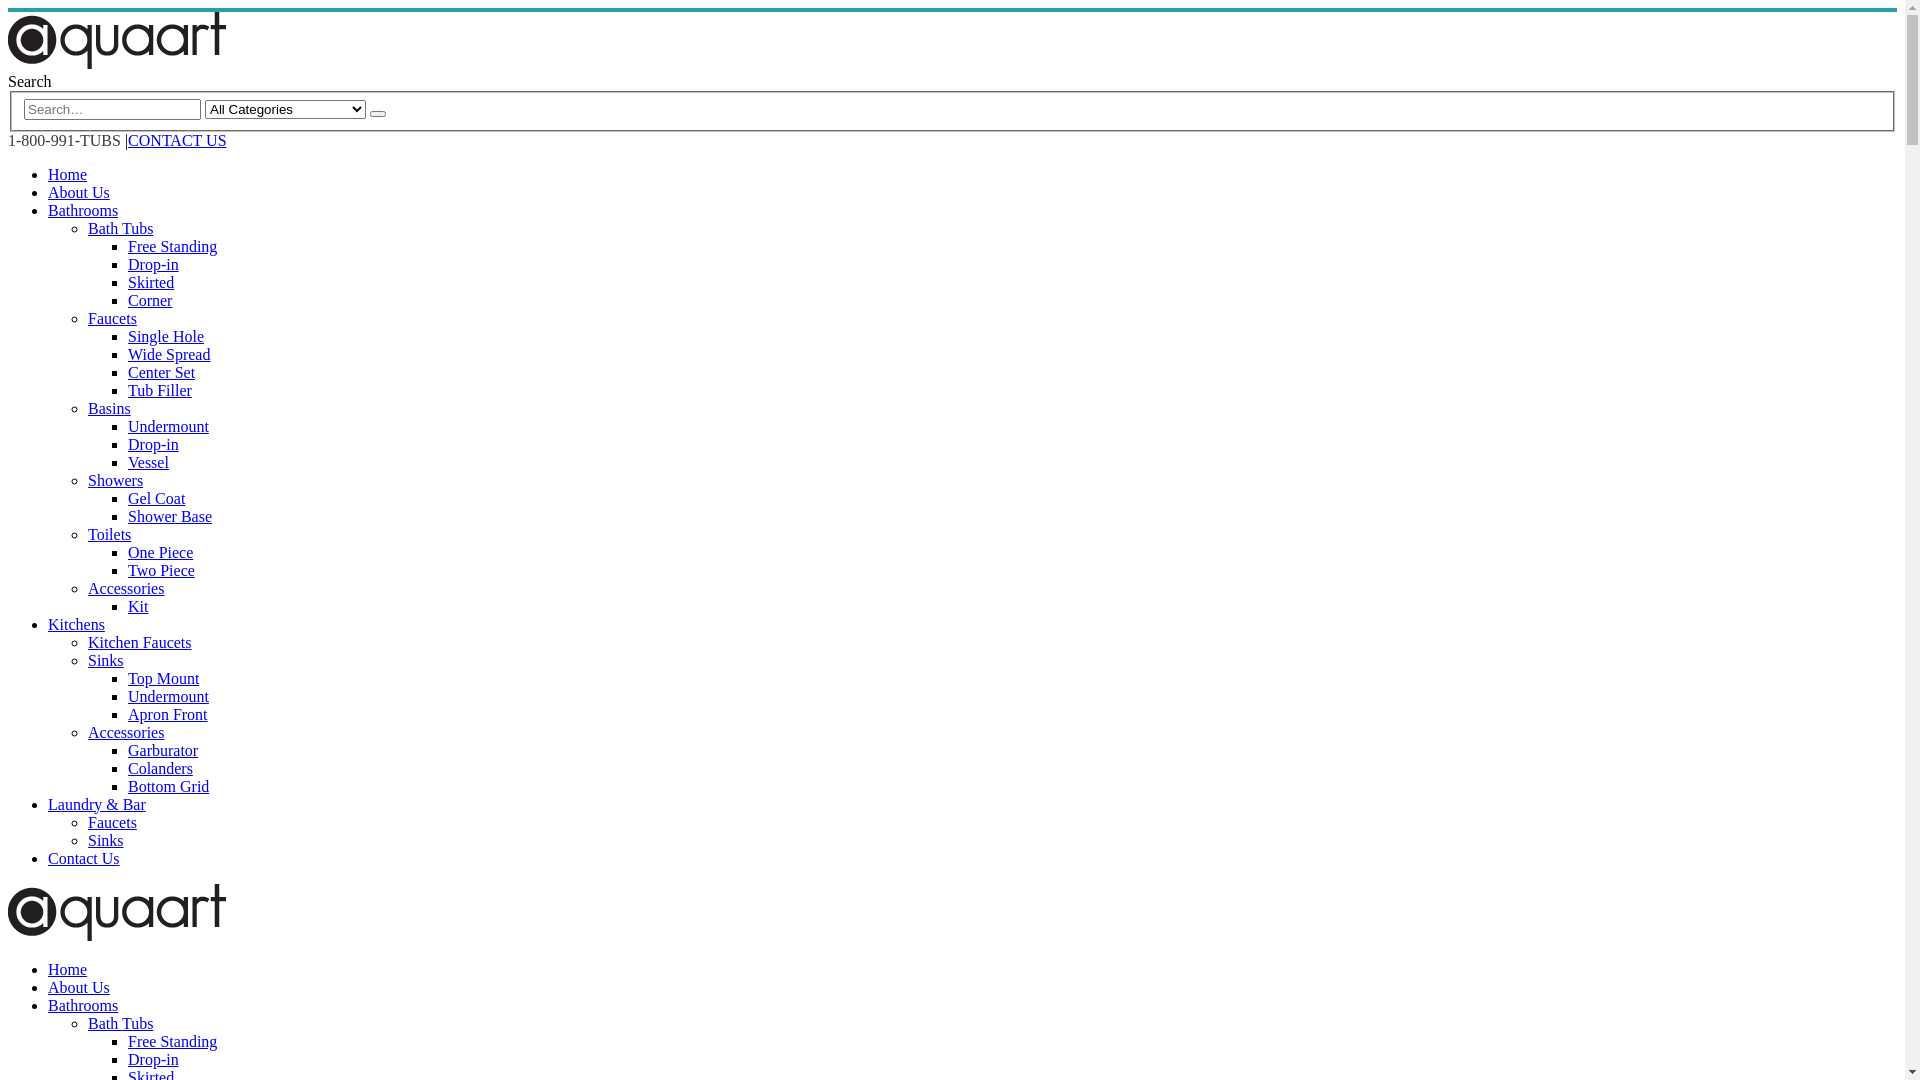 The width and height of the screenshot is (1920, 1080). Describe the element at coordinates (161, 570) in the screenshot. I see `'Two Piece'` at that location.